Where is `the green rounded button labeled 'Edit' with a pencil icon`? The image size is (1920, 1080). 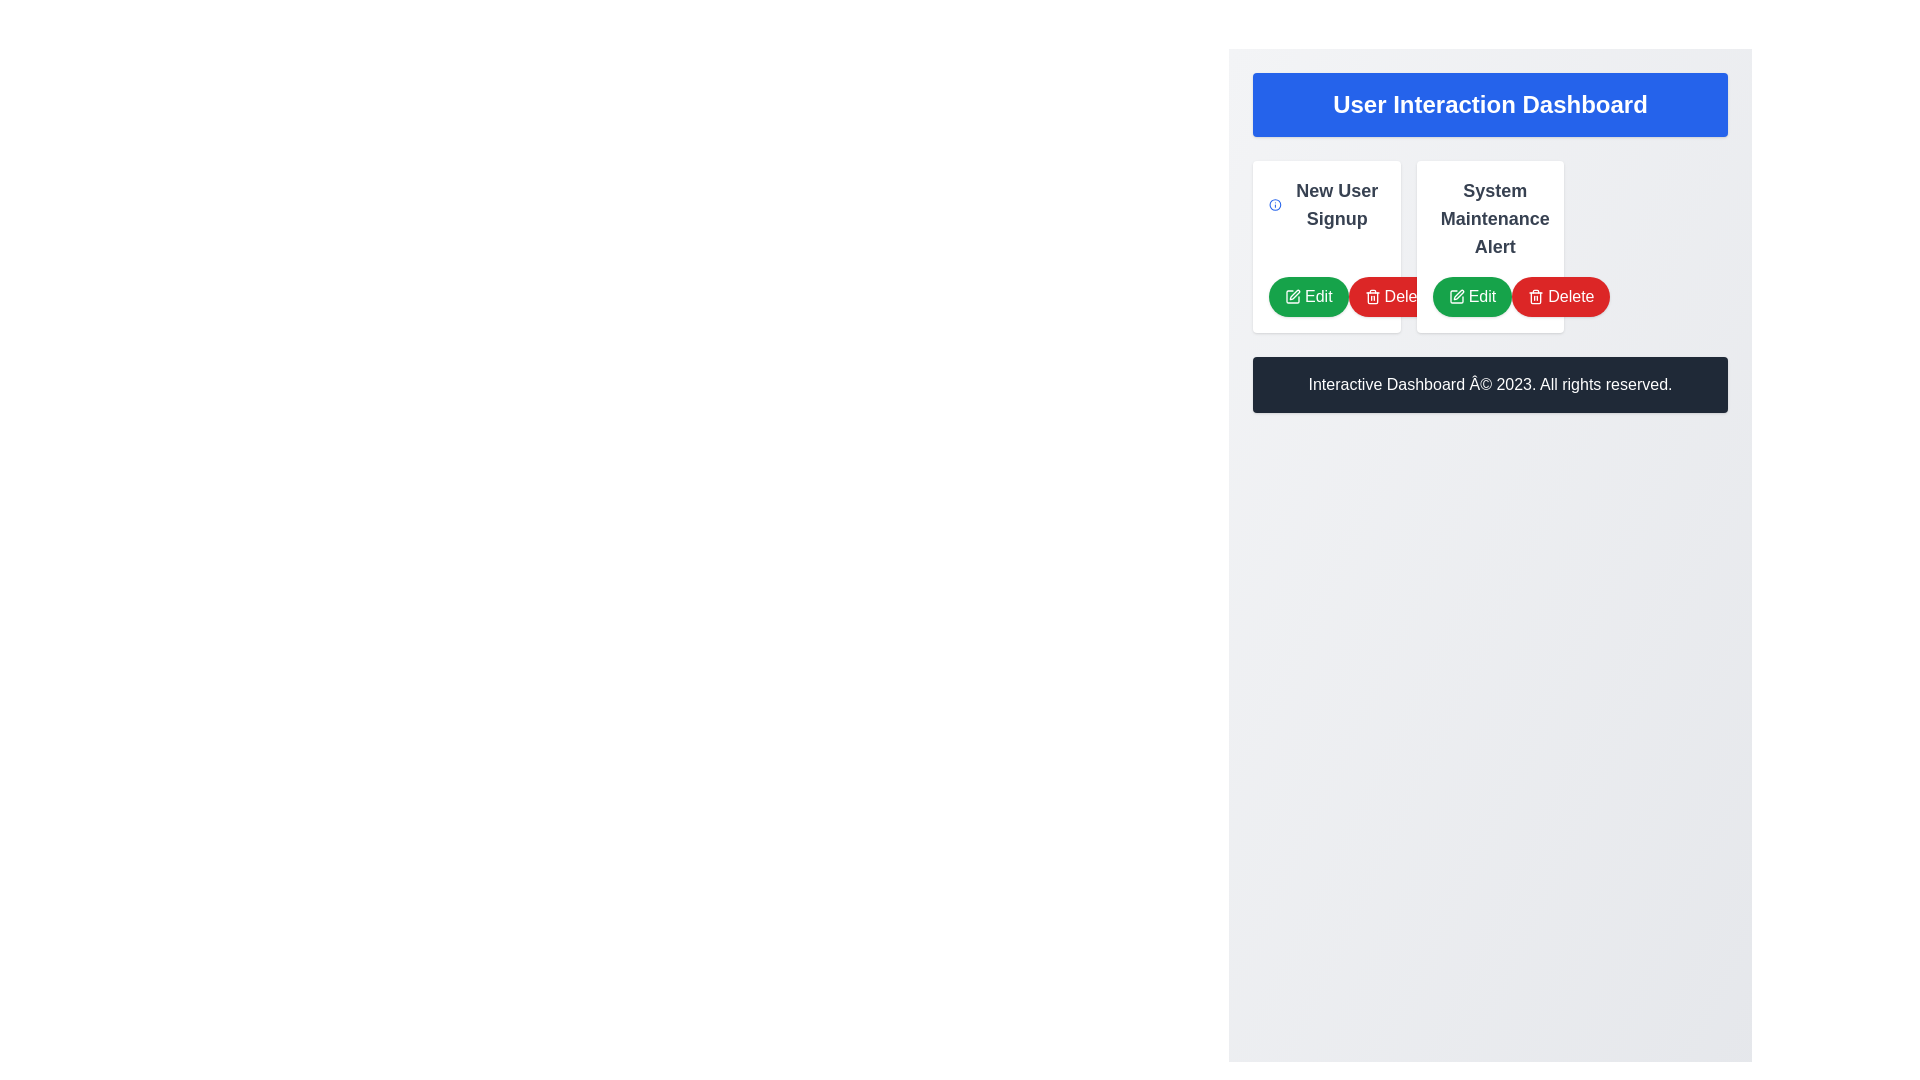 the green rounded button labeled 'Edit' with a pencil icon is located at coordinates (1308, 297).